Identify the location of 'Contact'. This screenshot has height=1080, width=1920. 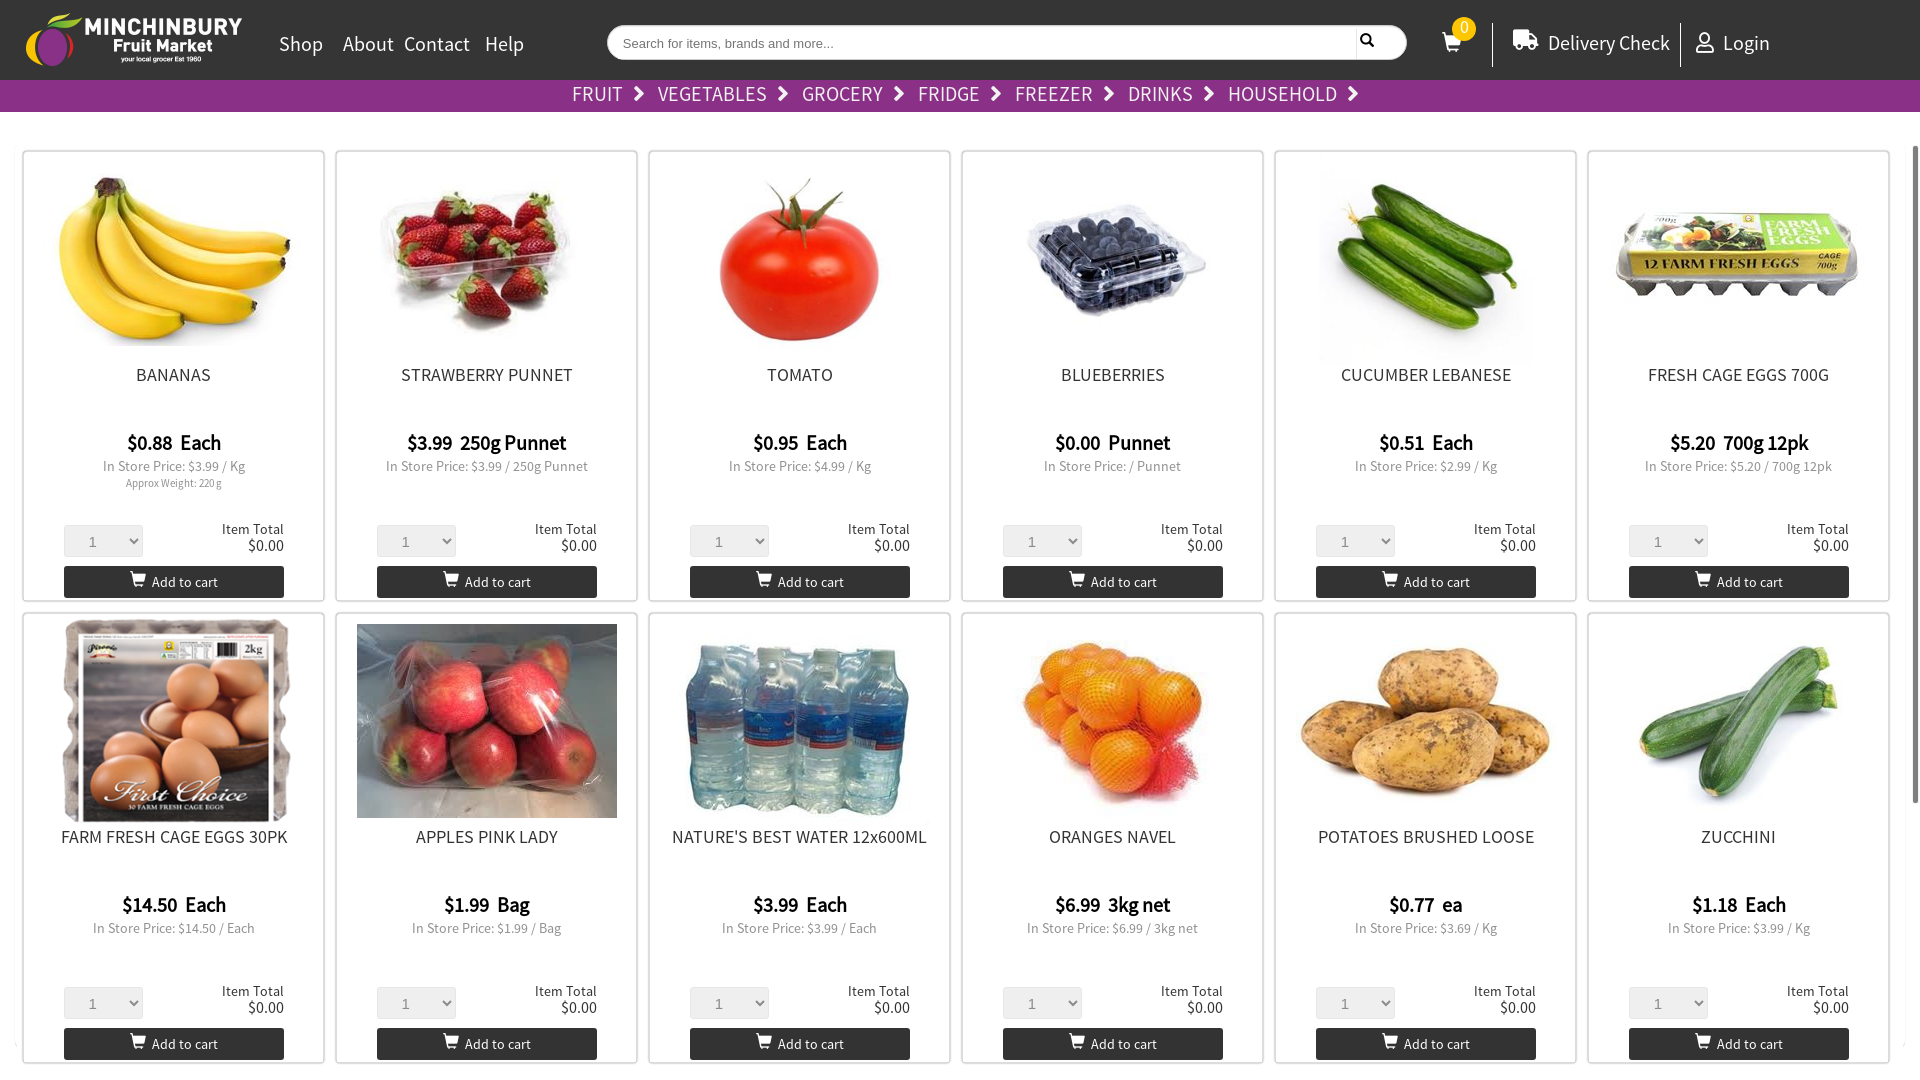
(435, 43).